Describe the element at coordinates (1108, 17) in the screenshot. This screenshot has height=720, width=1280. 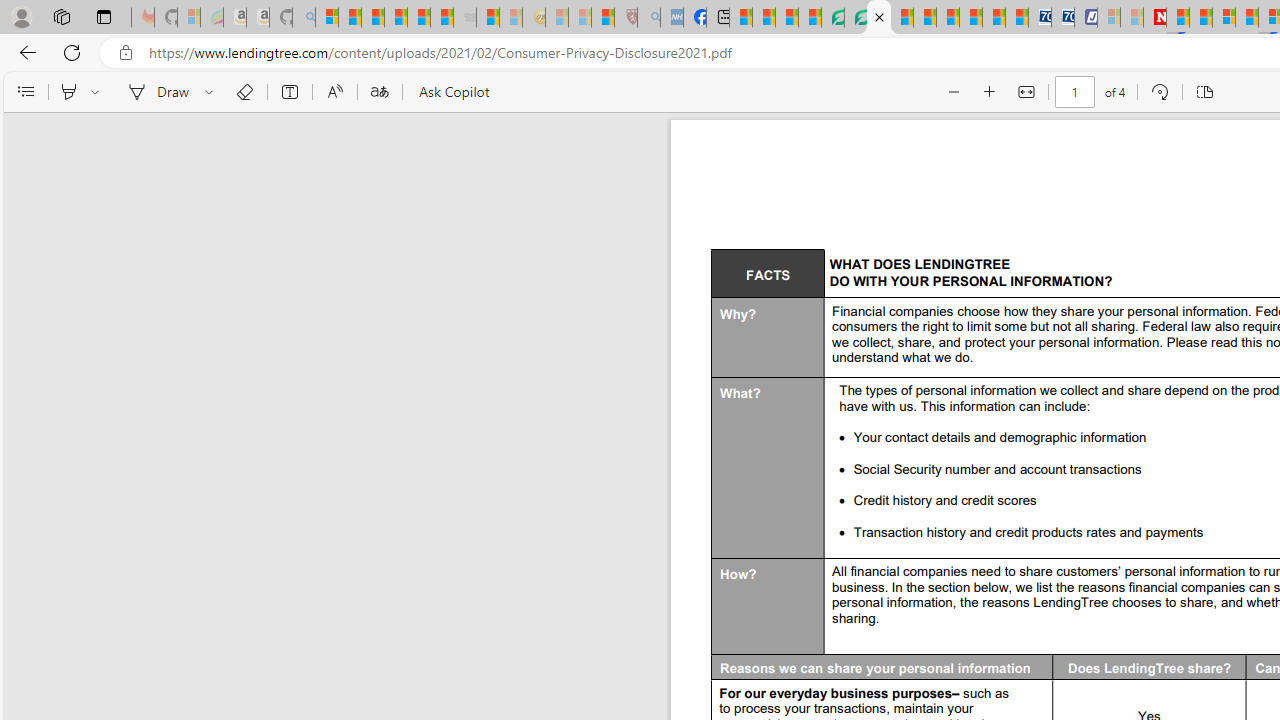
I see `'Microsoft account | Privacy - Sleeping'` at that location.